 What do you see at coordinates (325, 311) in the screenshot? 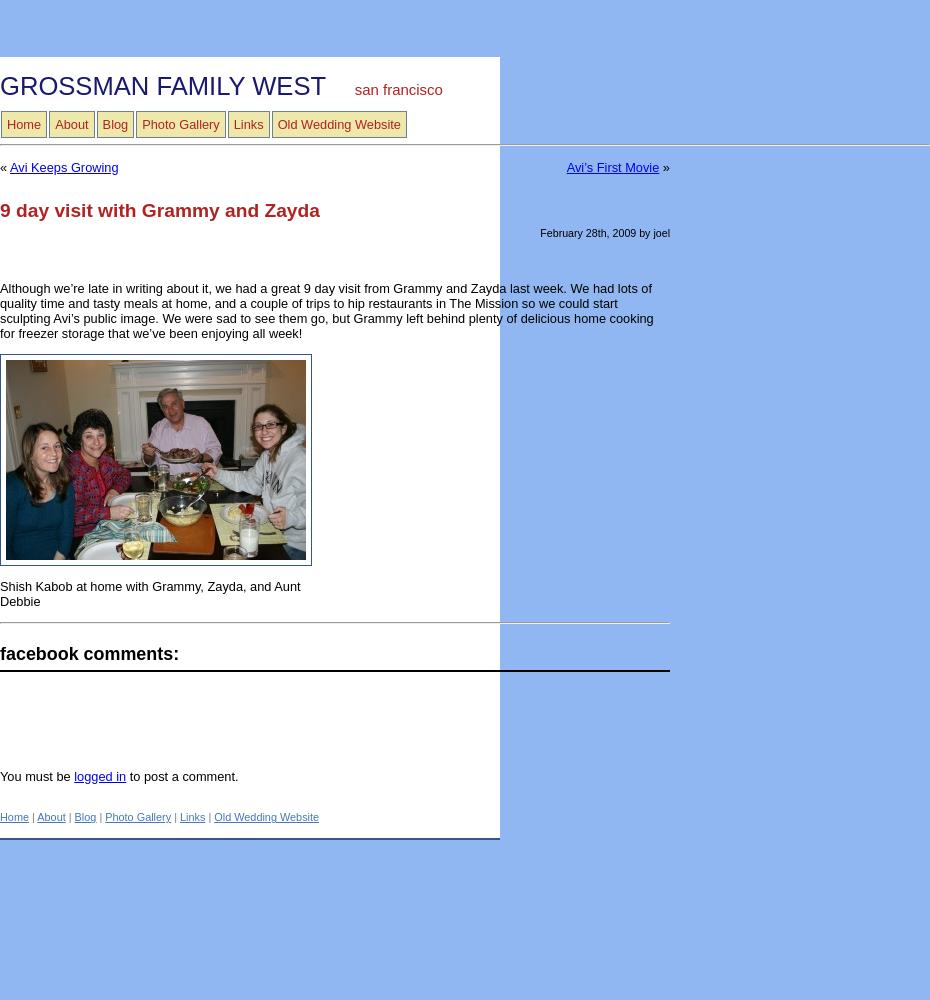
I see `'Although we’re late in writing about it, we had a great 9 day visit from Grammy and Zayda last week. We had lots of quality time and tasty meals at home, and a couple of trips to hip restaurants in The Mission so we could start sculpting Avi’s public image. We were sad to see them go, but Grammy left behind plenty of delicious home cooking for freezer storage that we’ve been enjoying all week!'` at bounding box center [325, 311].